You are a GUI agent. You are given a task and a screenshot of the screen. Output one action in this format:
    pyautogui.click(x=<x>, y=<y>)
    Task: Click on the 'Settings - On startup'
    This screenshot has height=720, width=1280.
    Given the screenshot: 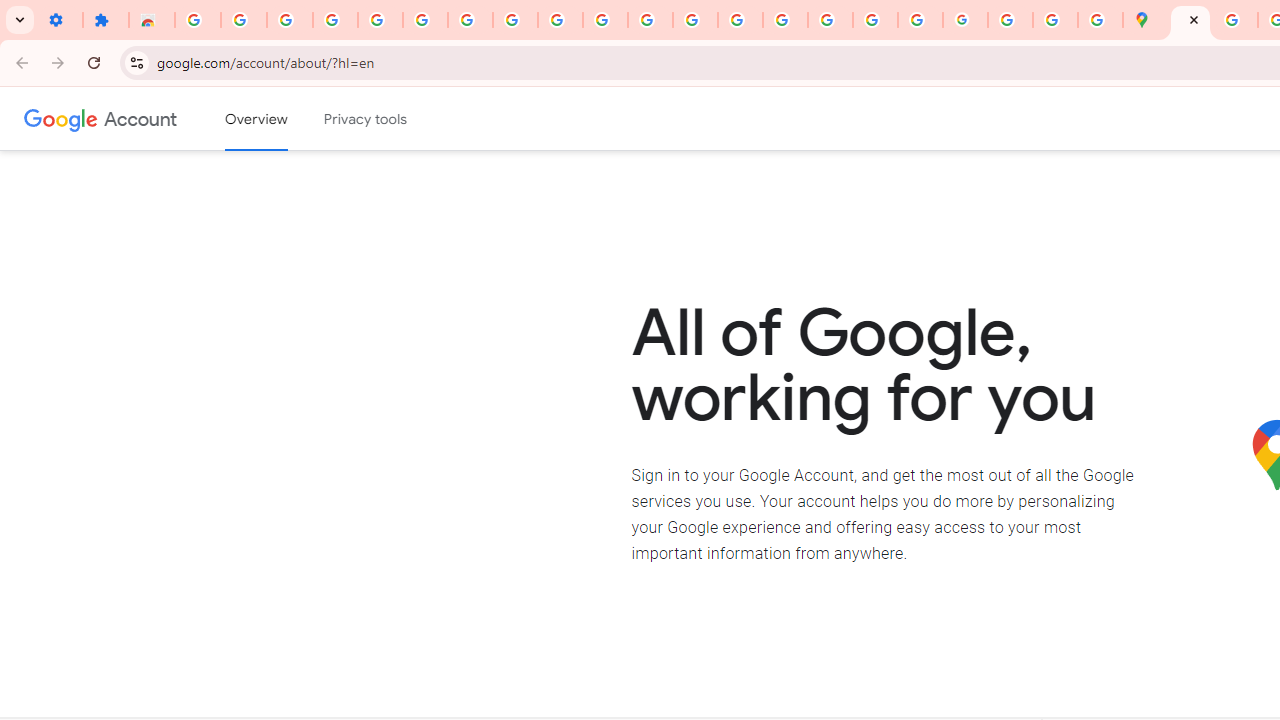 What is the action you would take?
    pyautogui.click(x=60, y=20)
    